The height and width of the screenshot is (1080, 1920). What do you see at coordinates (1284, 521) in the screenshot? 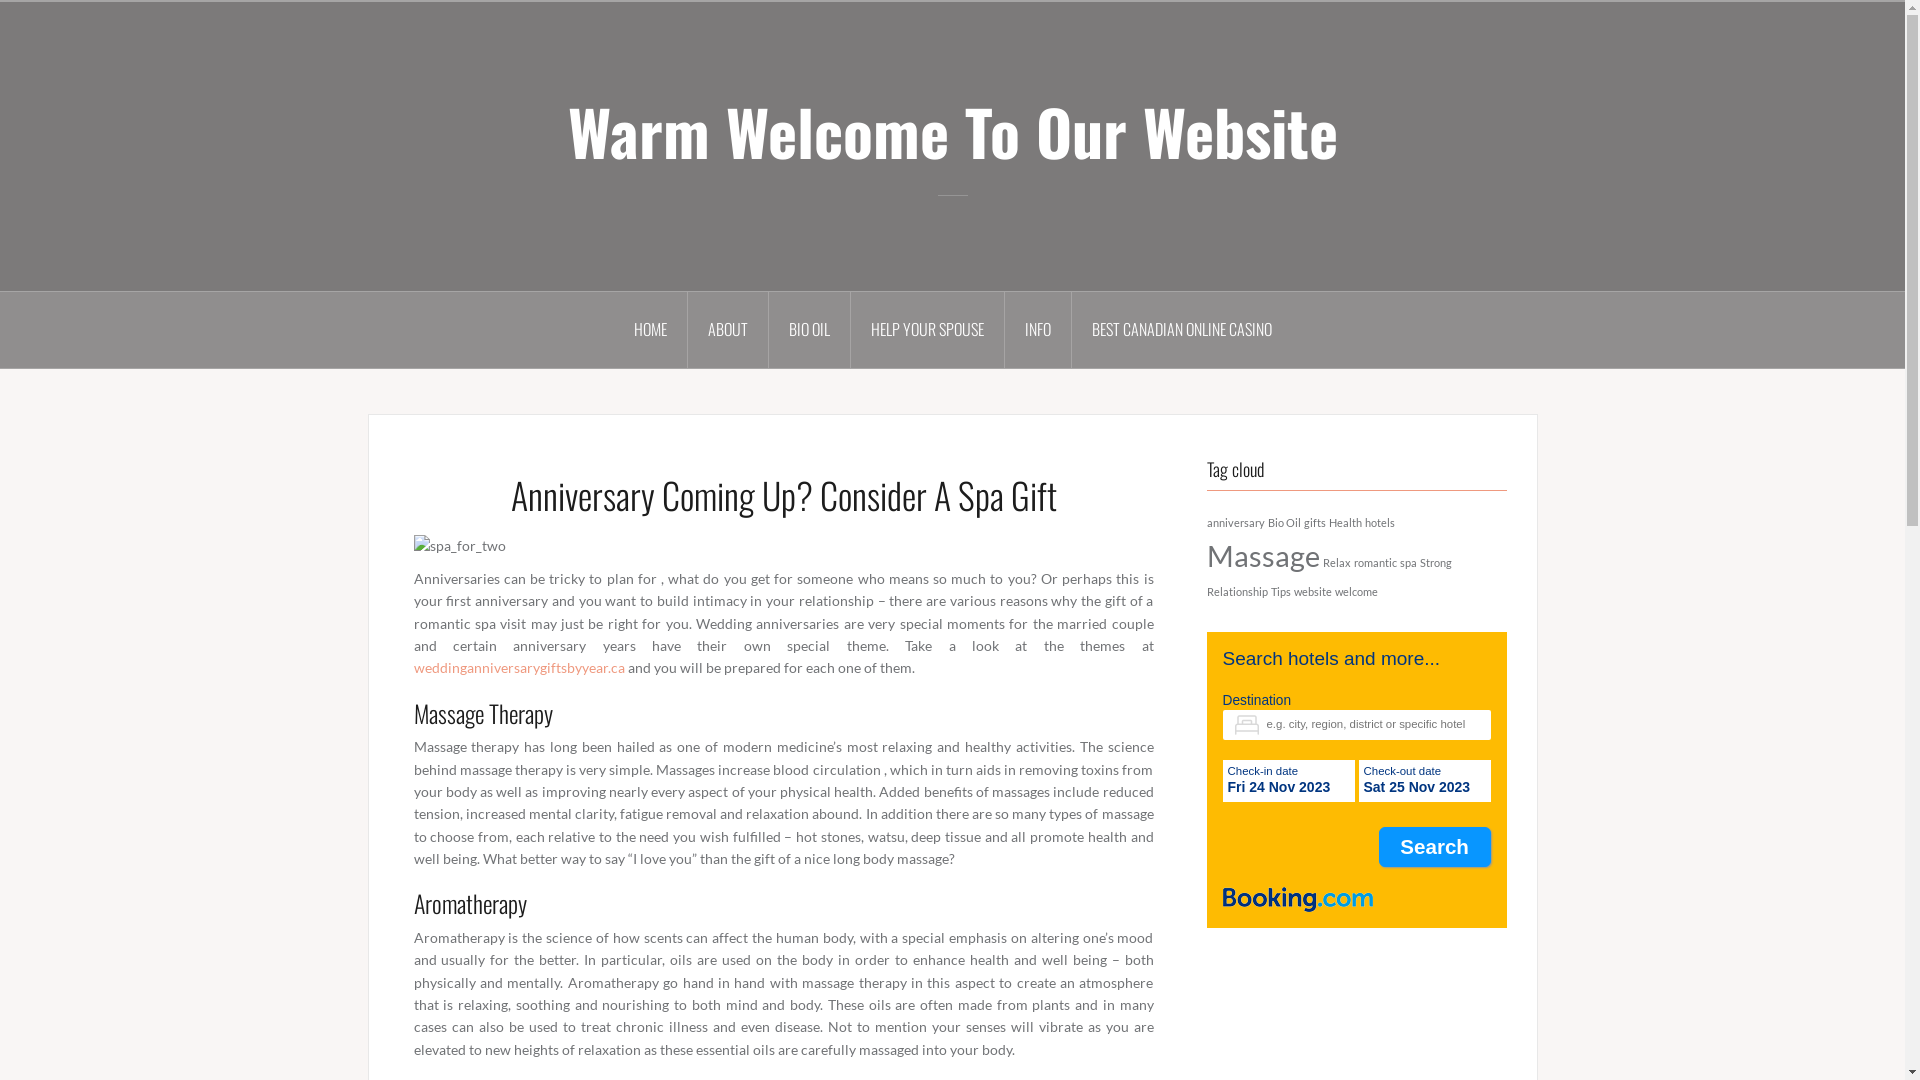
I see `'Bio Oil'` at bounding box center [1284, 521].